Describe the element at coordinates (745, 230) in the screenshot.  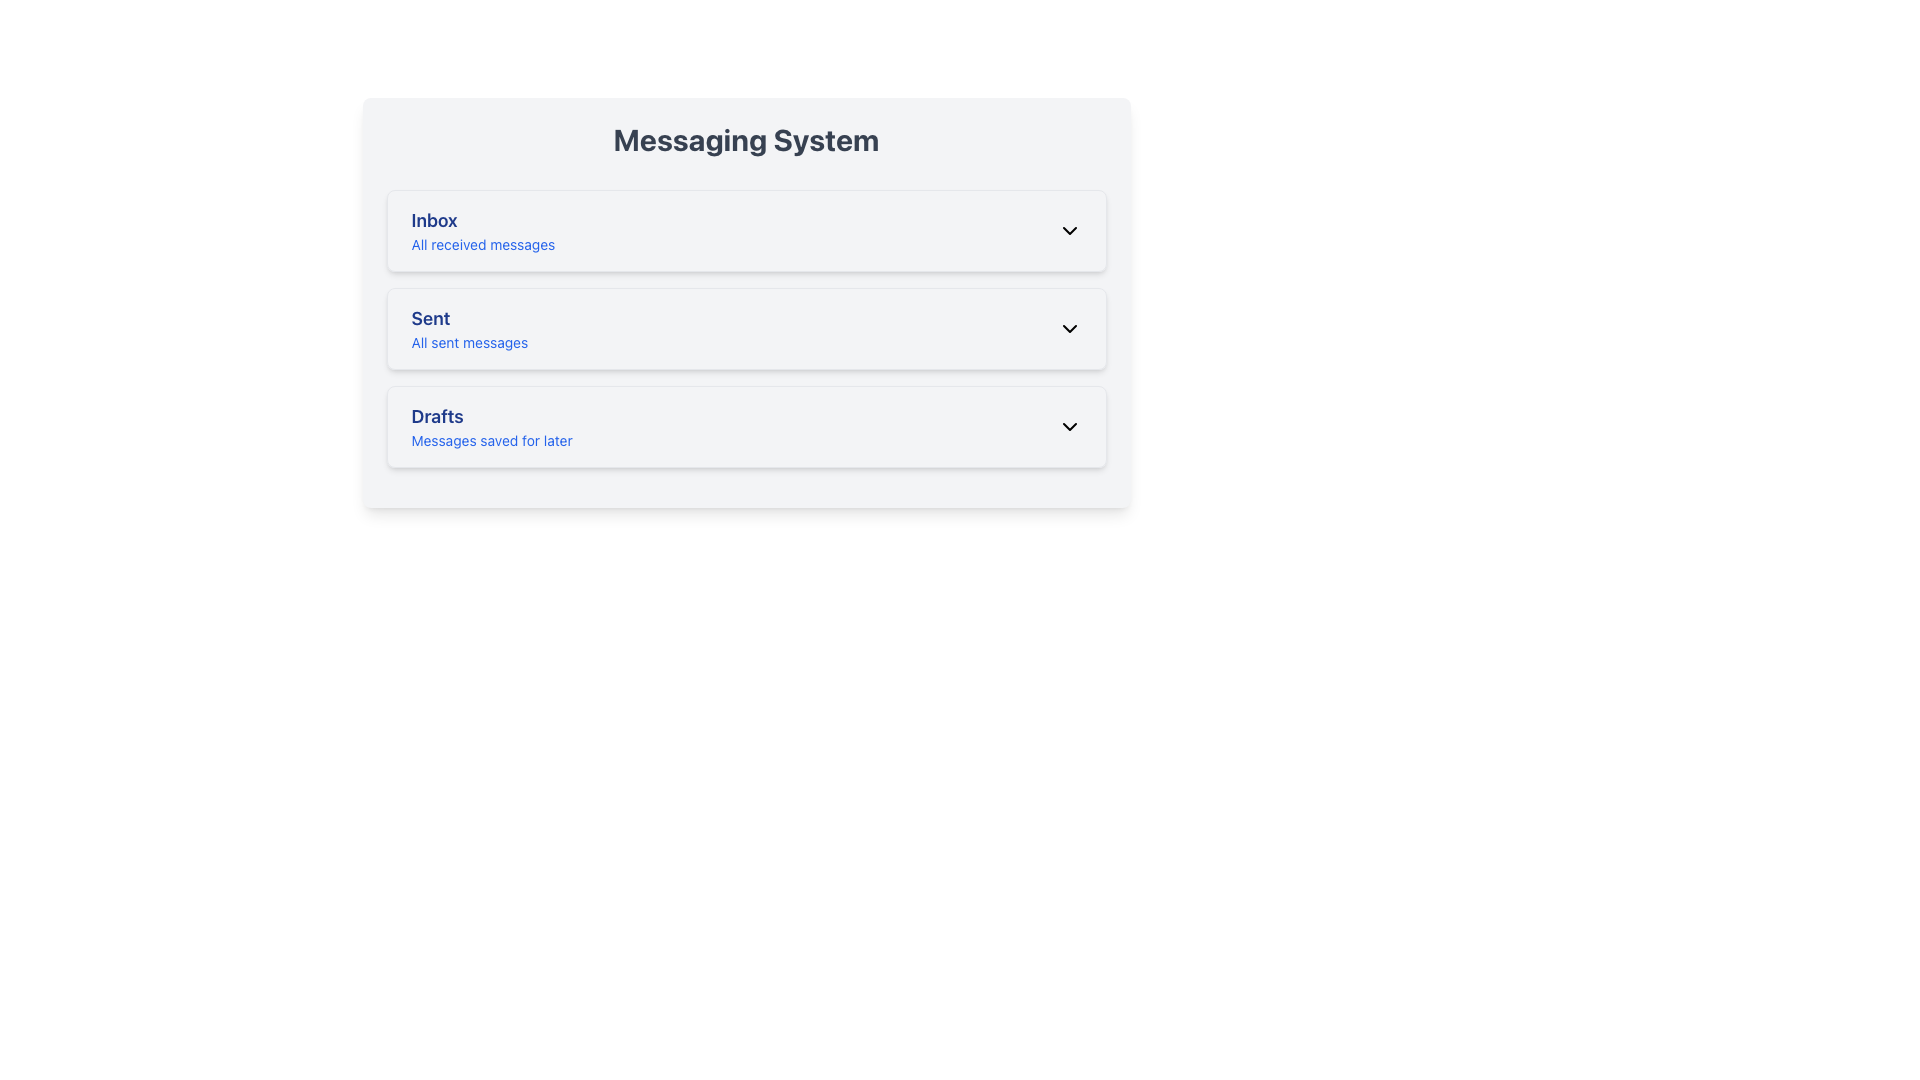
I see `the 'Inbox' button at the top of the Messaging System` at that location.